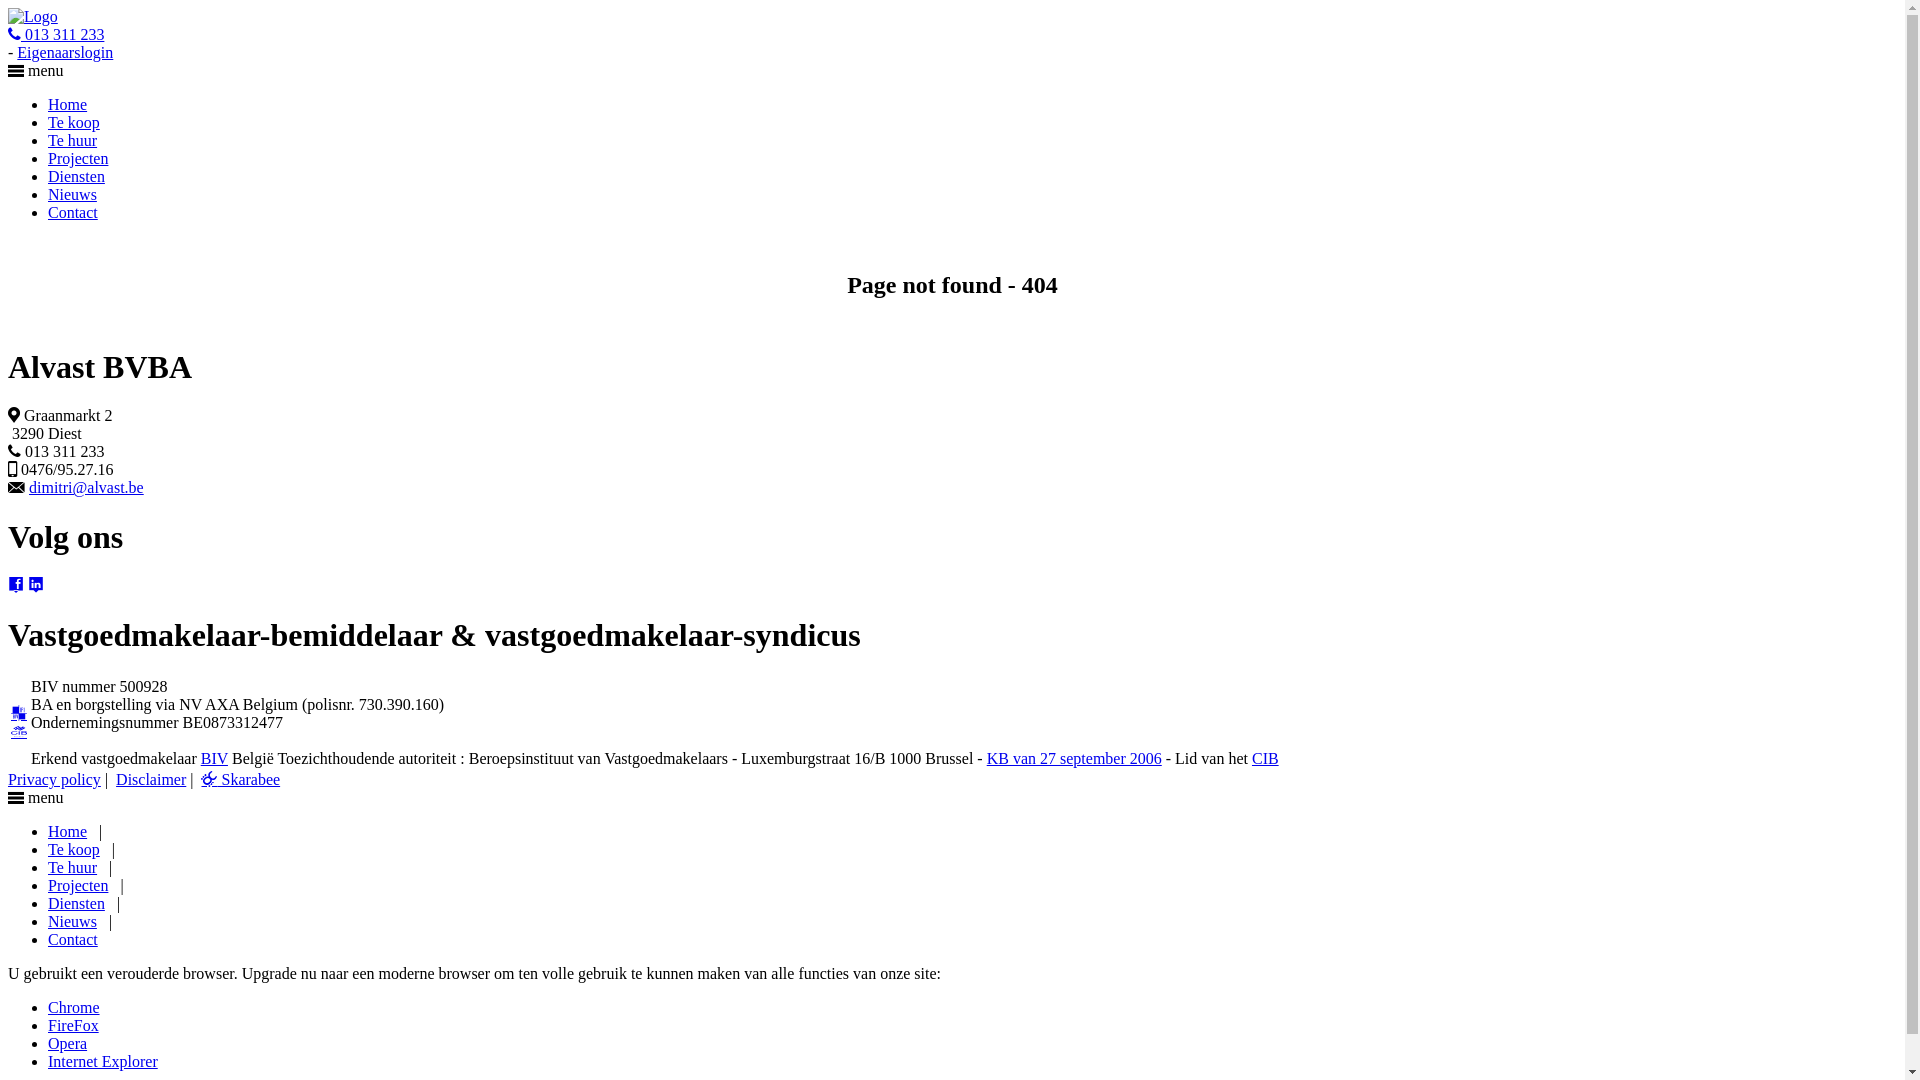 This screenshot has width=1920, height=1080. Describe the element at coordinates (149, 778) in the screenshot. I see `'Disclaimer'` at that location.